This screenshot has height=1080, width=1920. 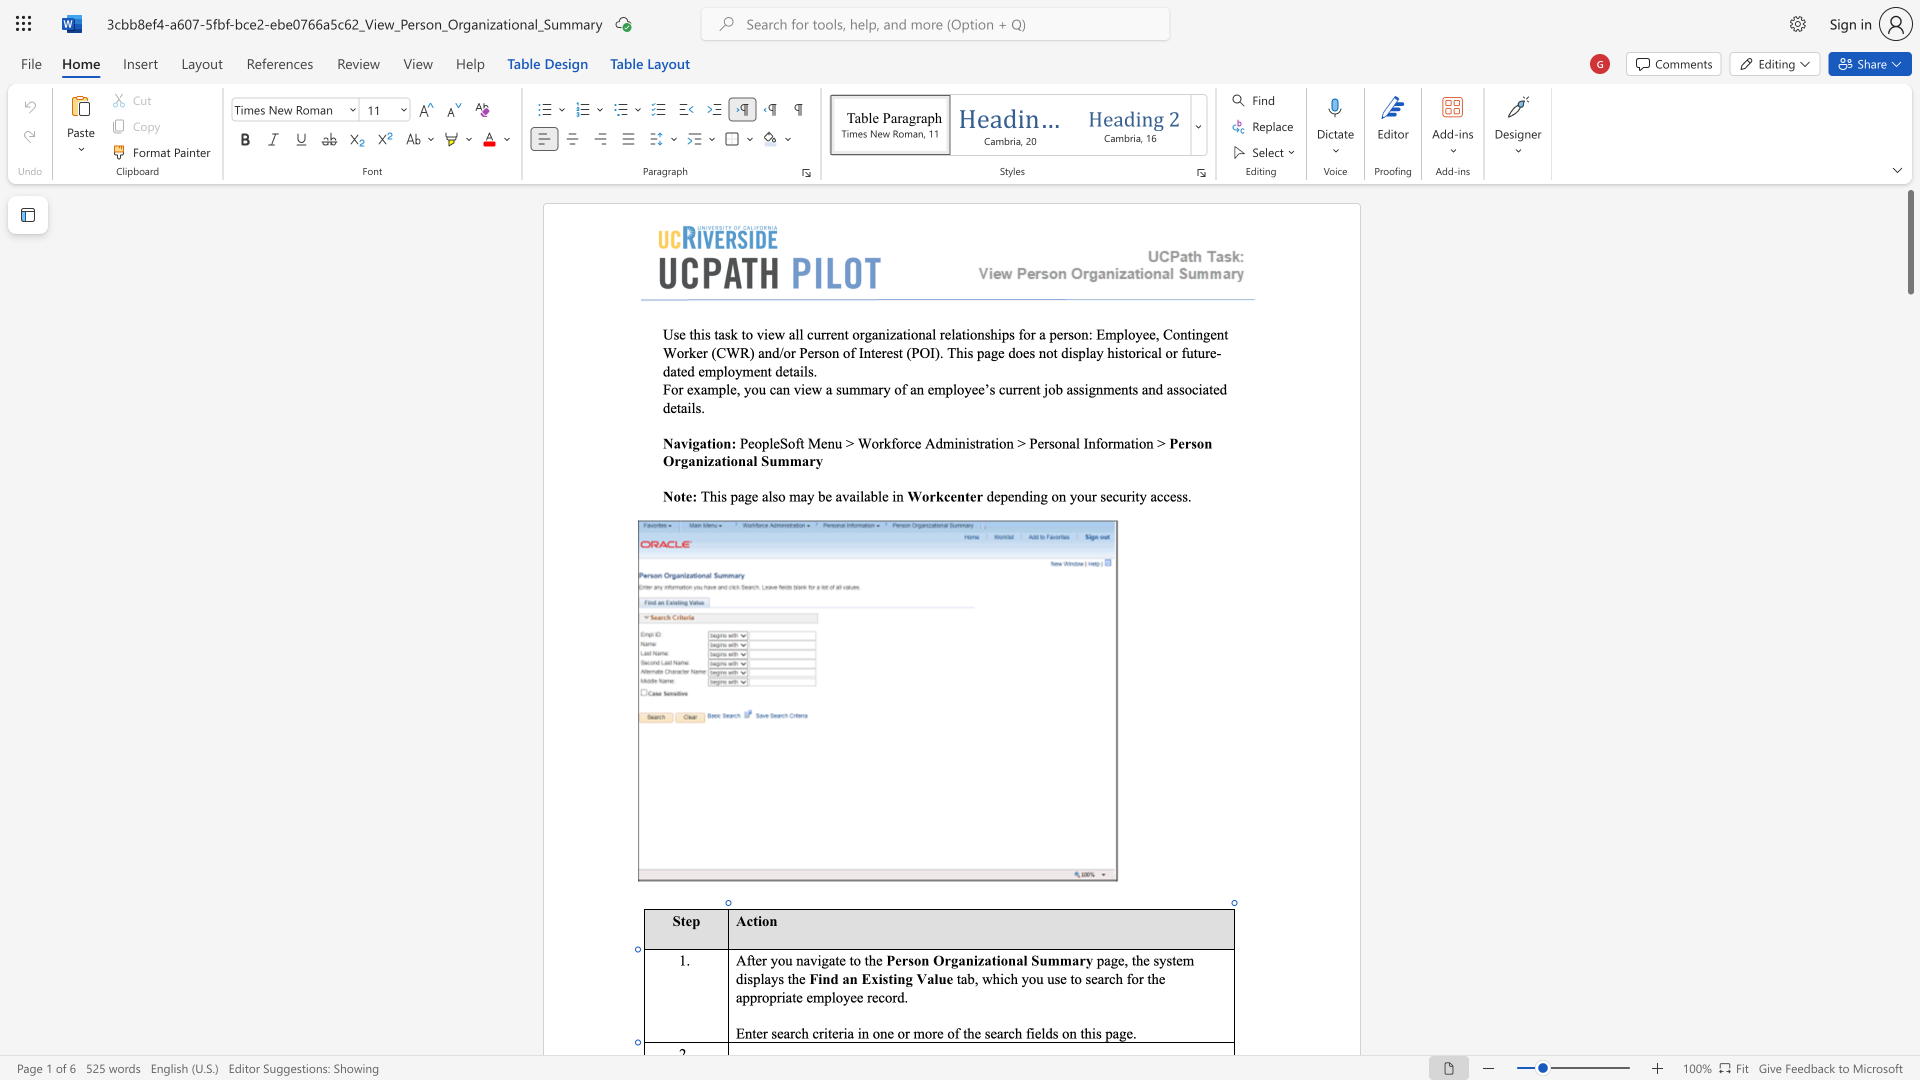 I want to click on the 1th character "." in the text, so click(x=1134, y=1033).